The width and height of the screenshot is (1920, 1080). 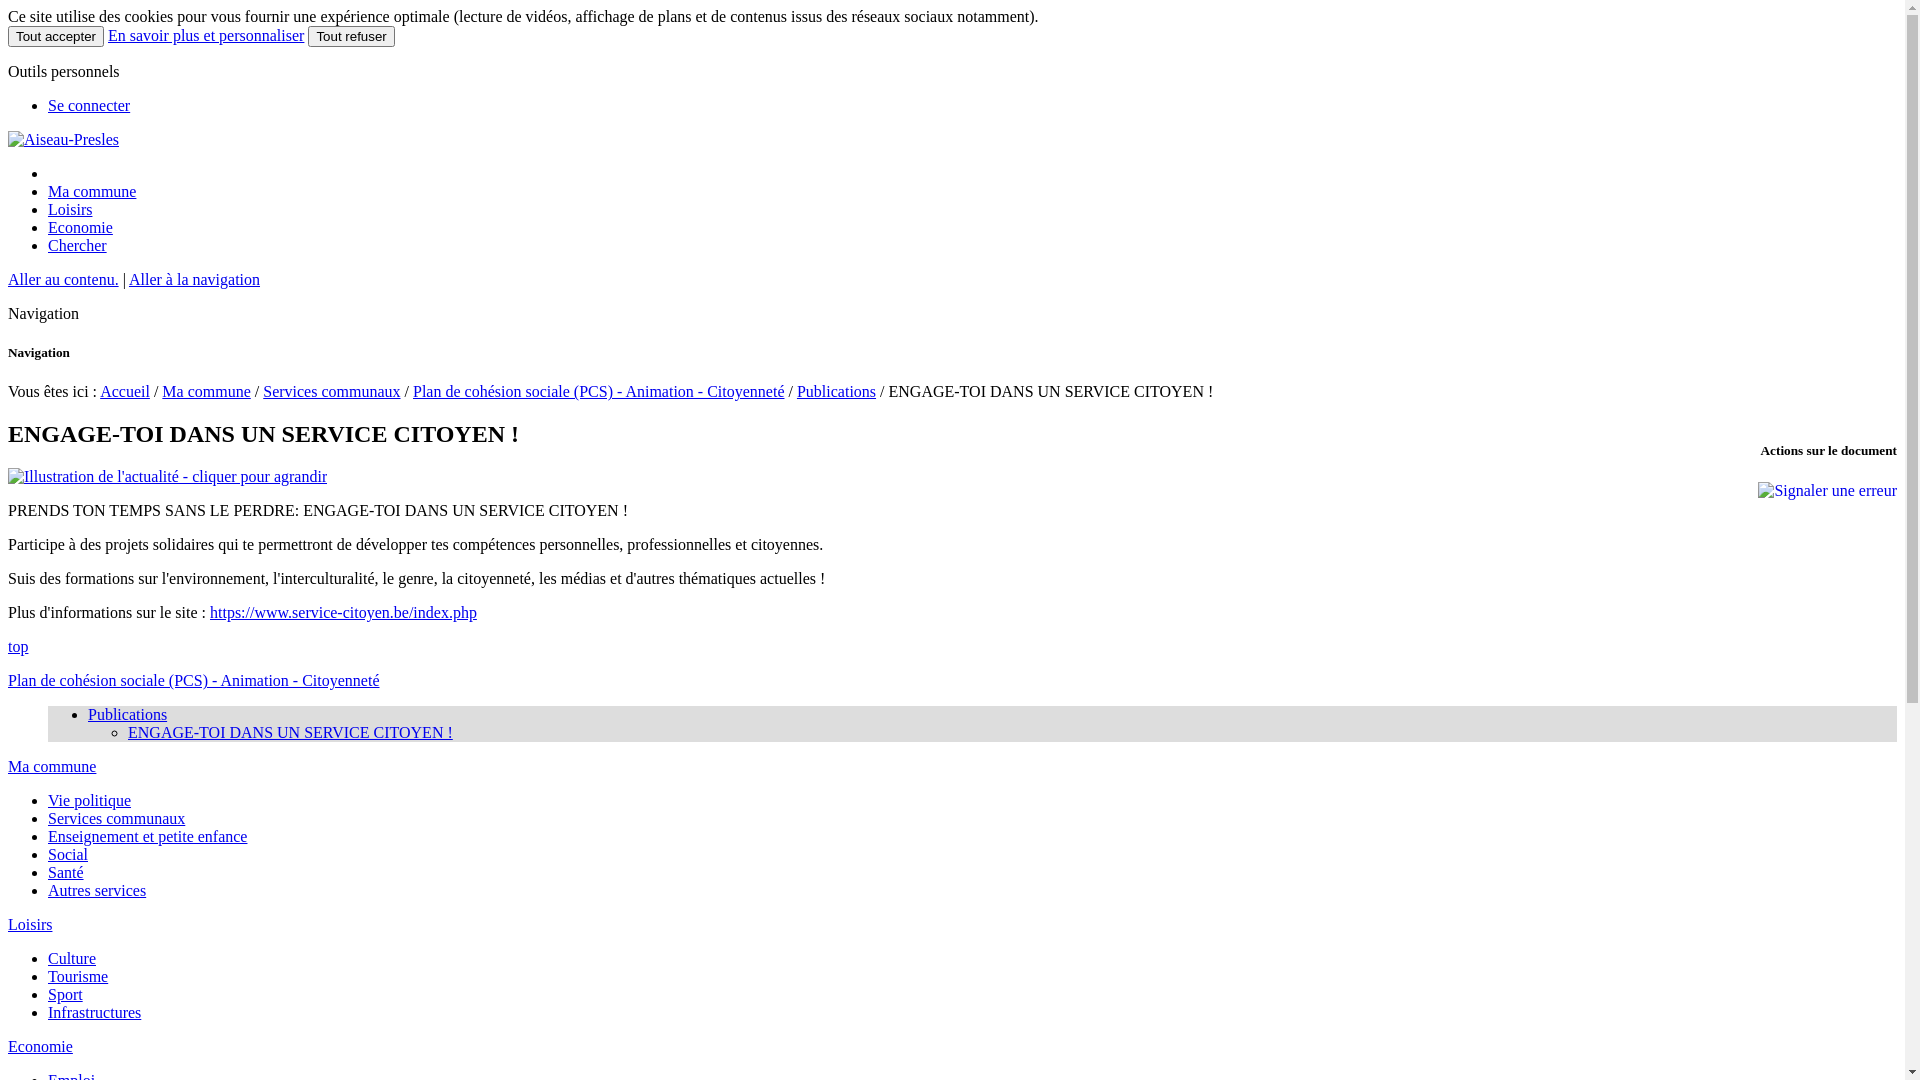 What do you see at coordinates (331, 391) in the screenshot?
I see `'Services communaux'` at bounding box center [331, 391].